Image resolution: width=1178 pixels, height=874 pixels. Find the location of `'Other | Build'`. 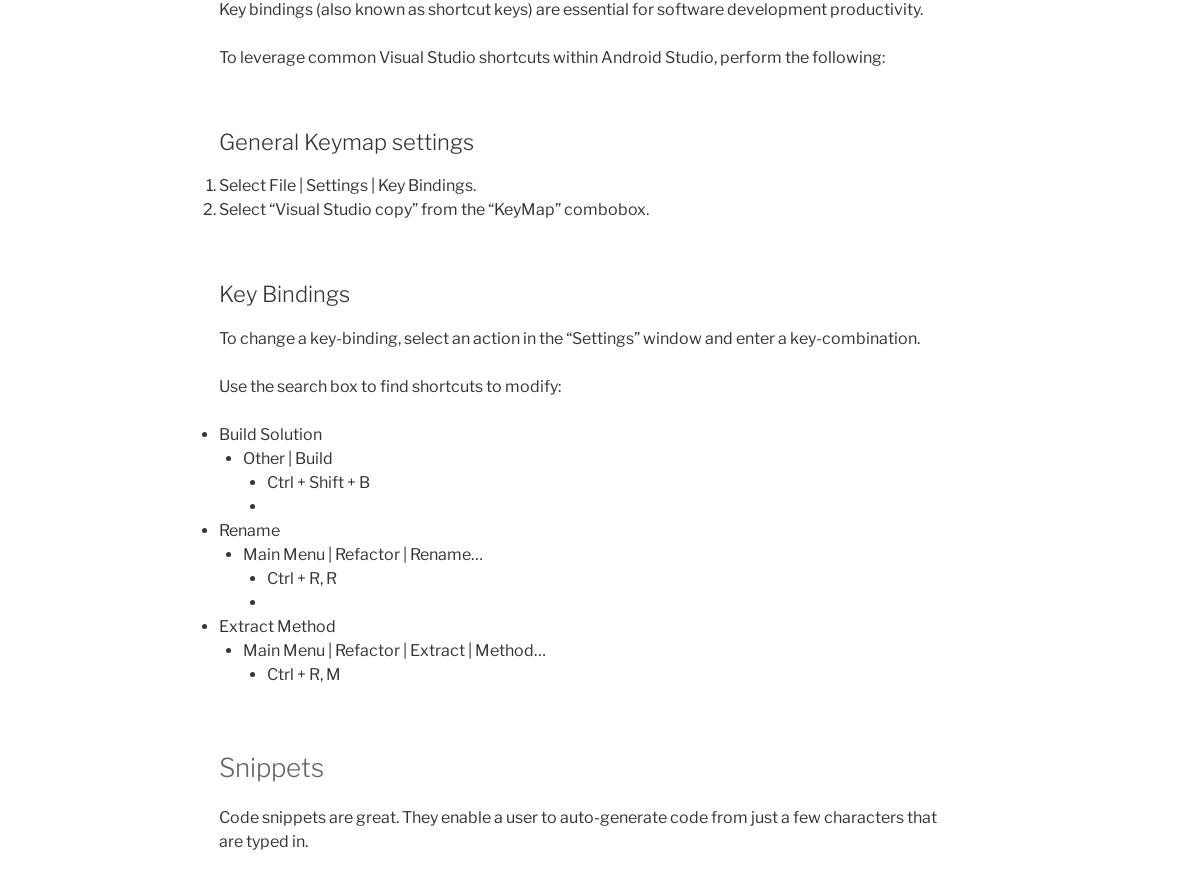

'Other | Build' is located at coordinates (287, 456).